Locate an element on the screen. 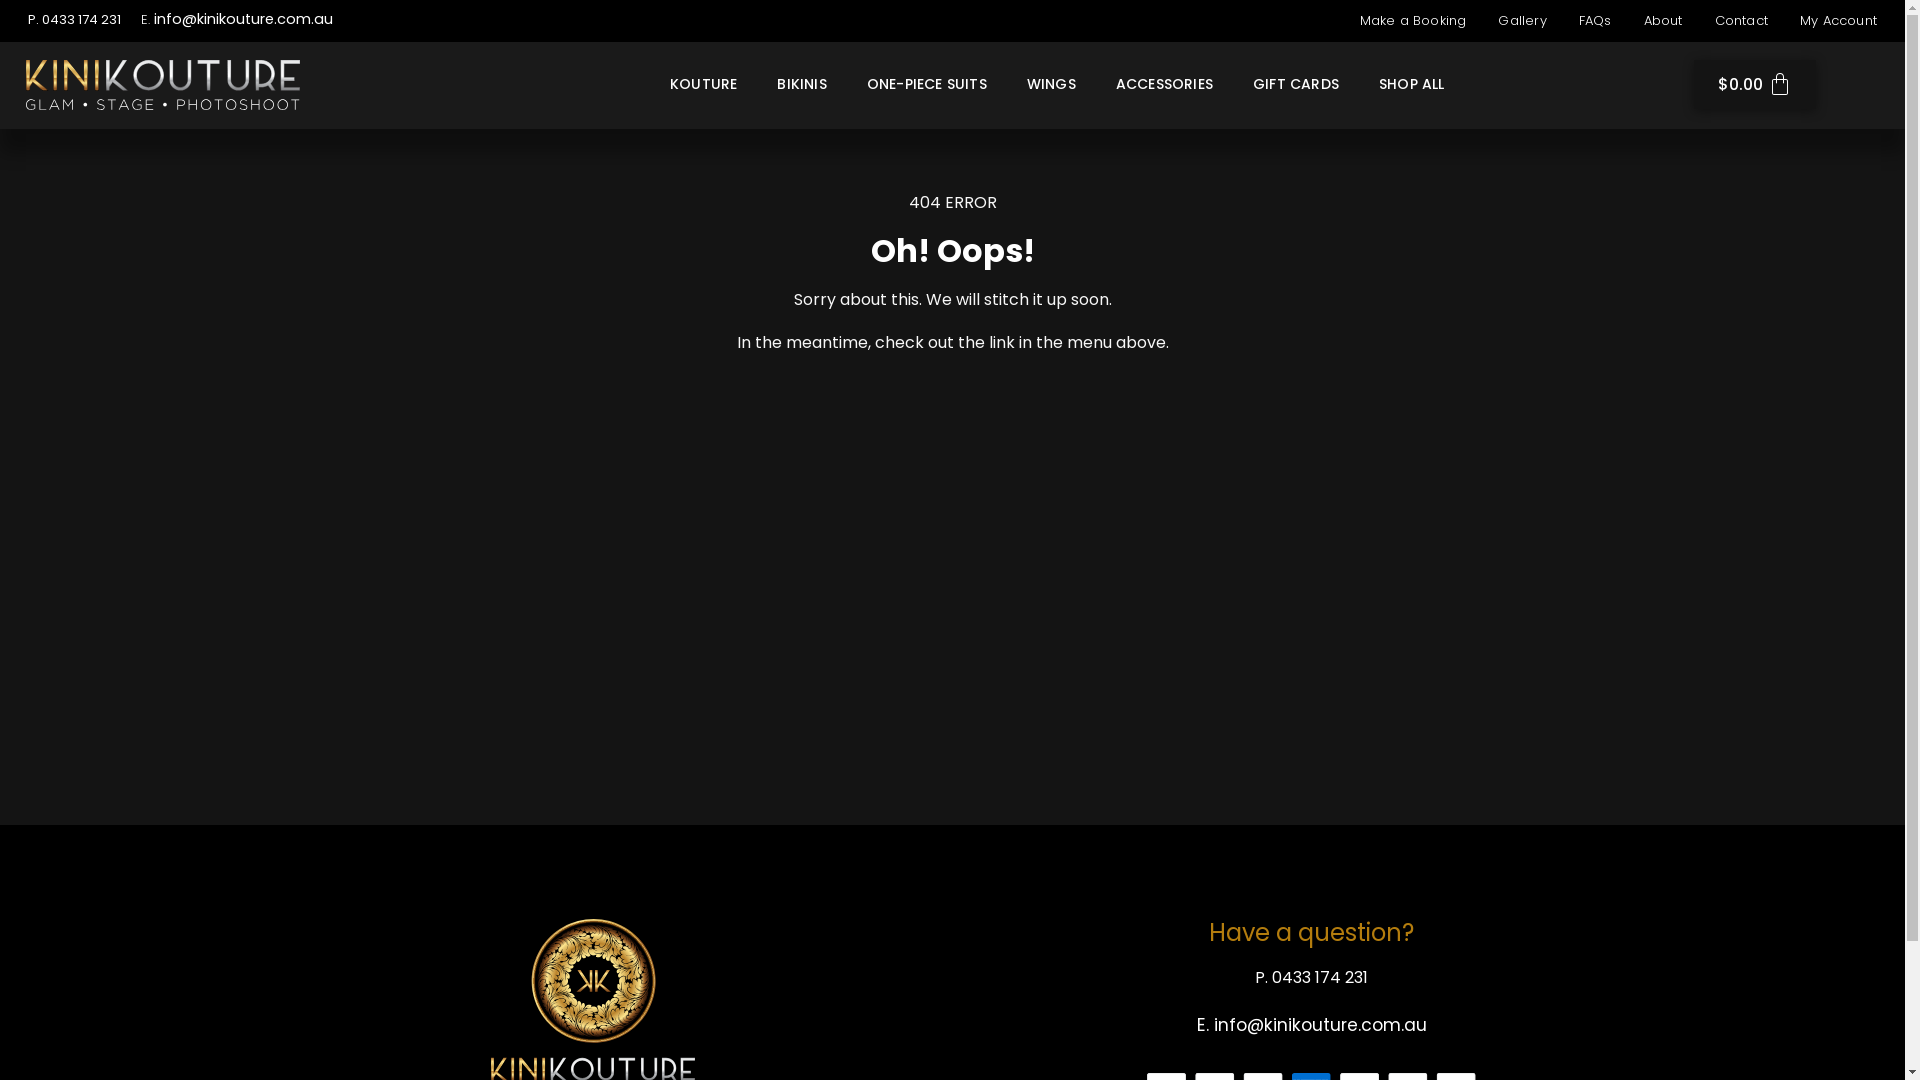  'Make a Booking' is located at coordinates (1412, 20).